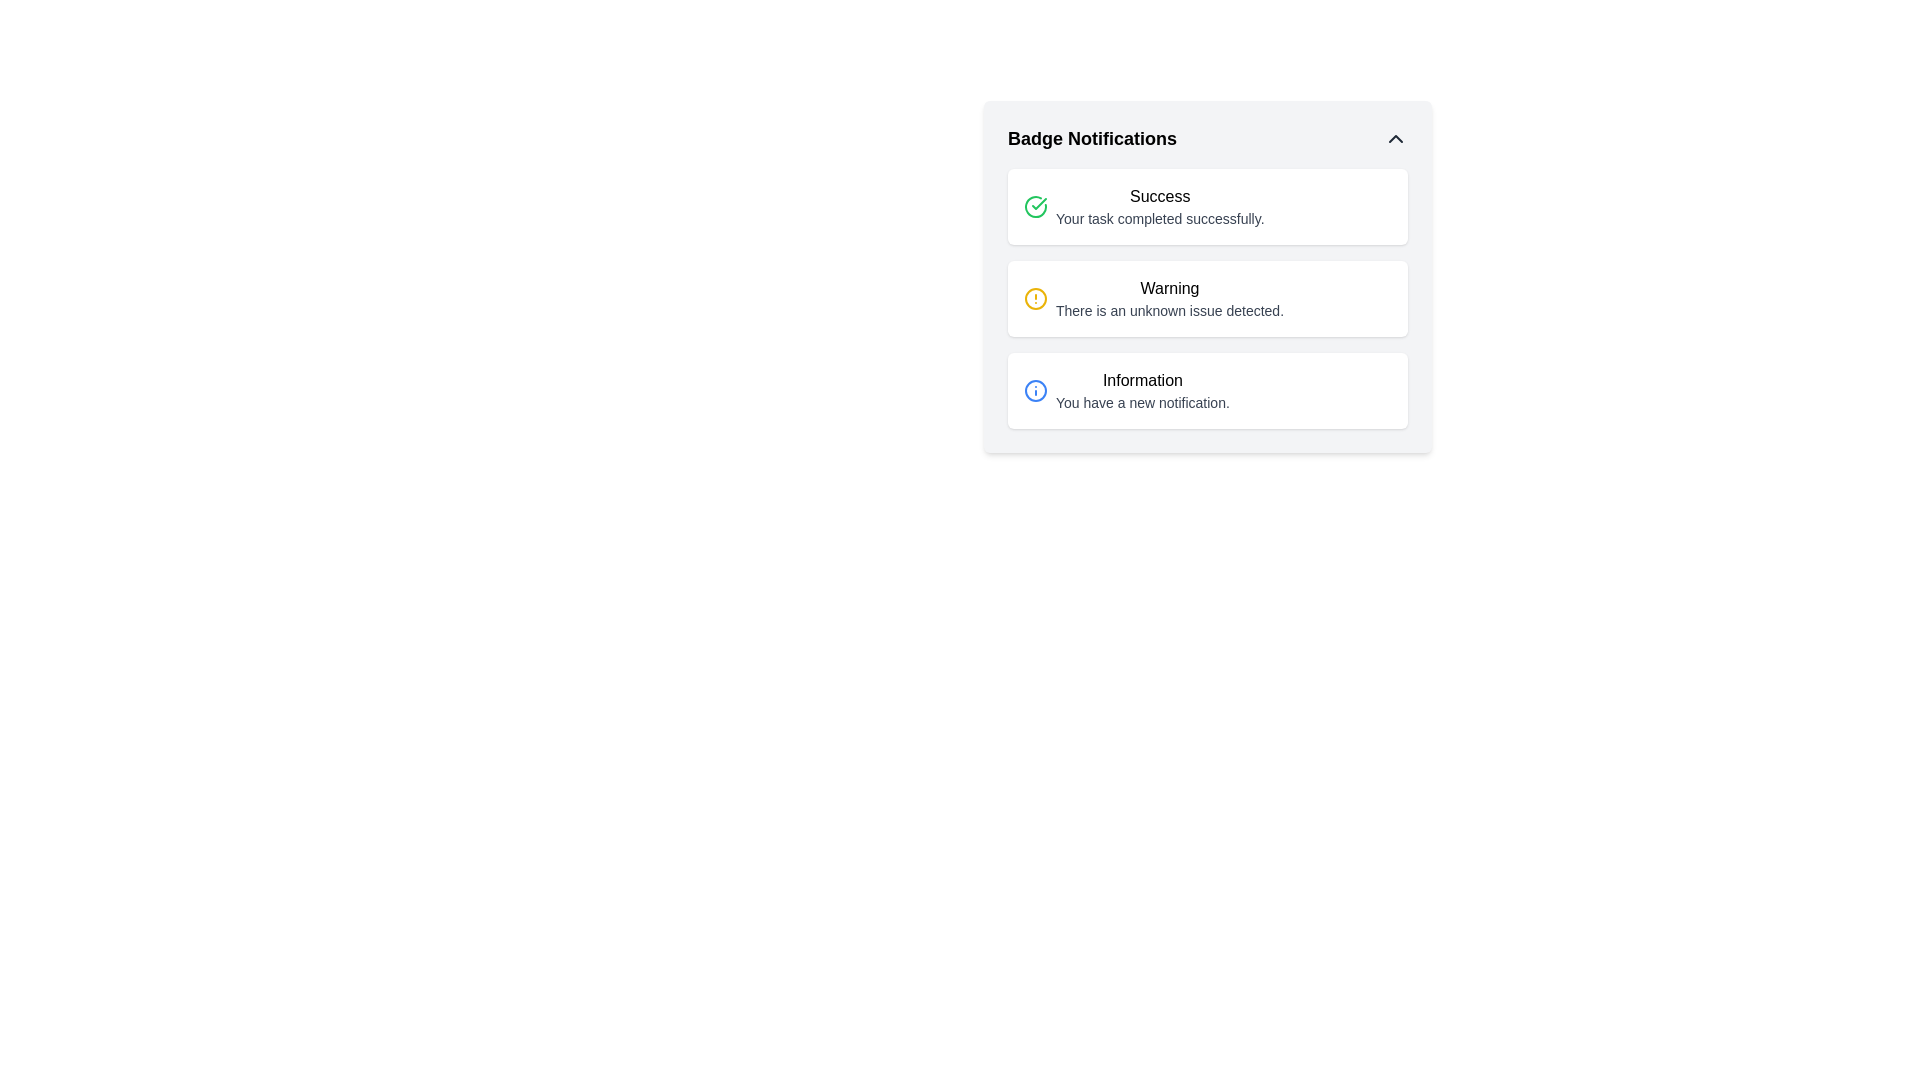  I want to click on circular warning symbol icon with a yellow border and exclamation mark, located before the 'Warning' text in the second notification block, so click(1036, 299).